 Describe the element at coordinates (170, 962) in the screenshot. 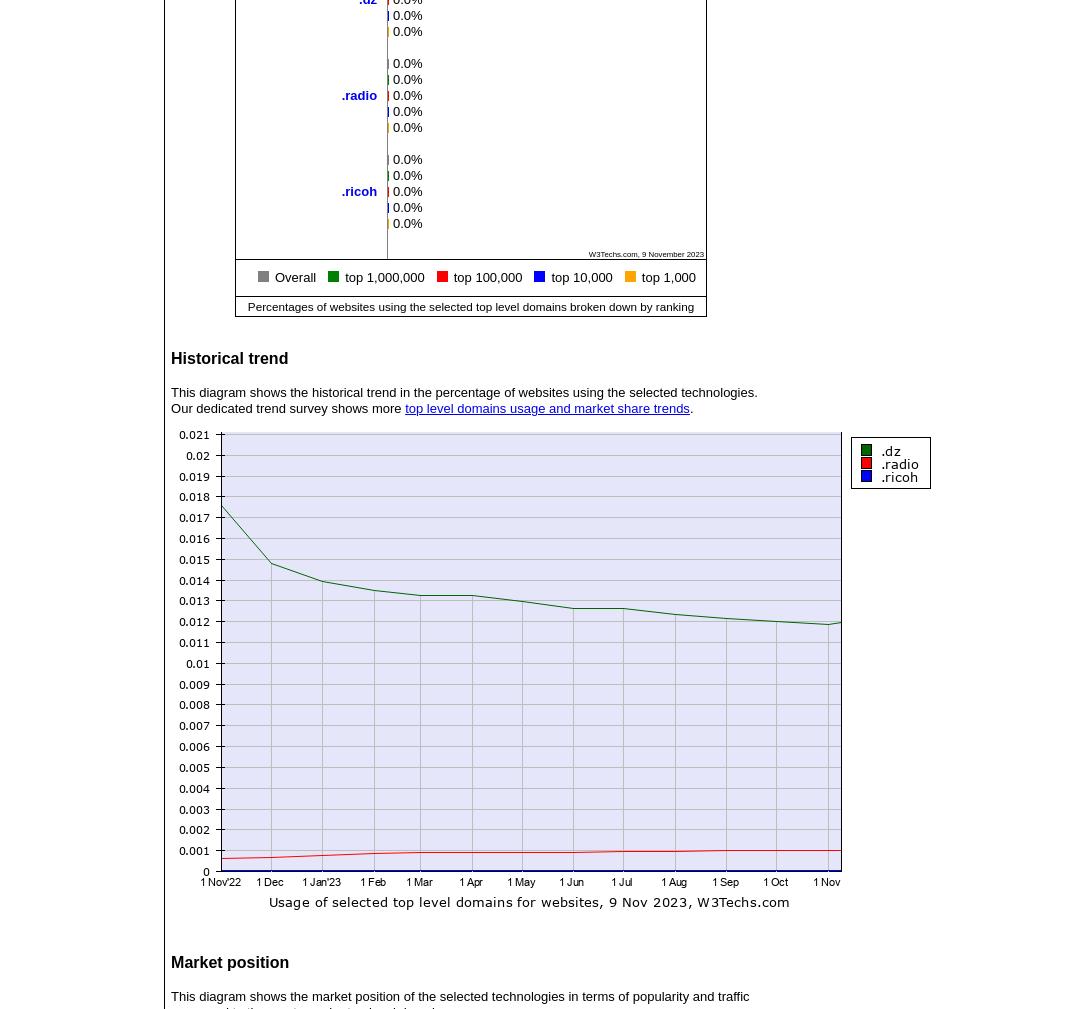

I see `'Market position'` at that location.